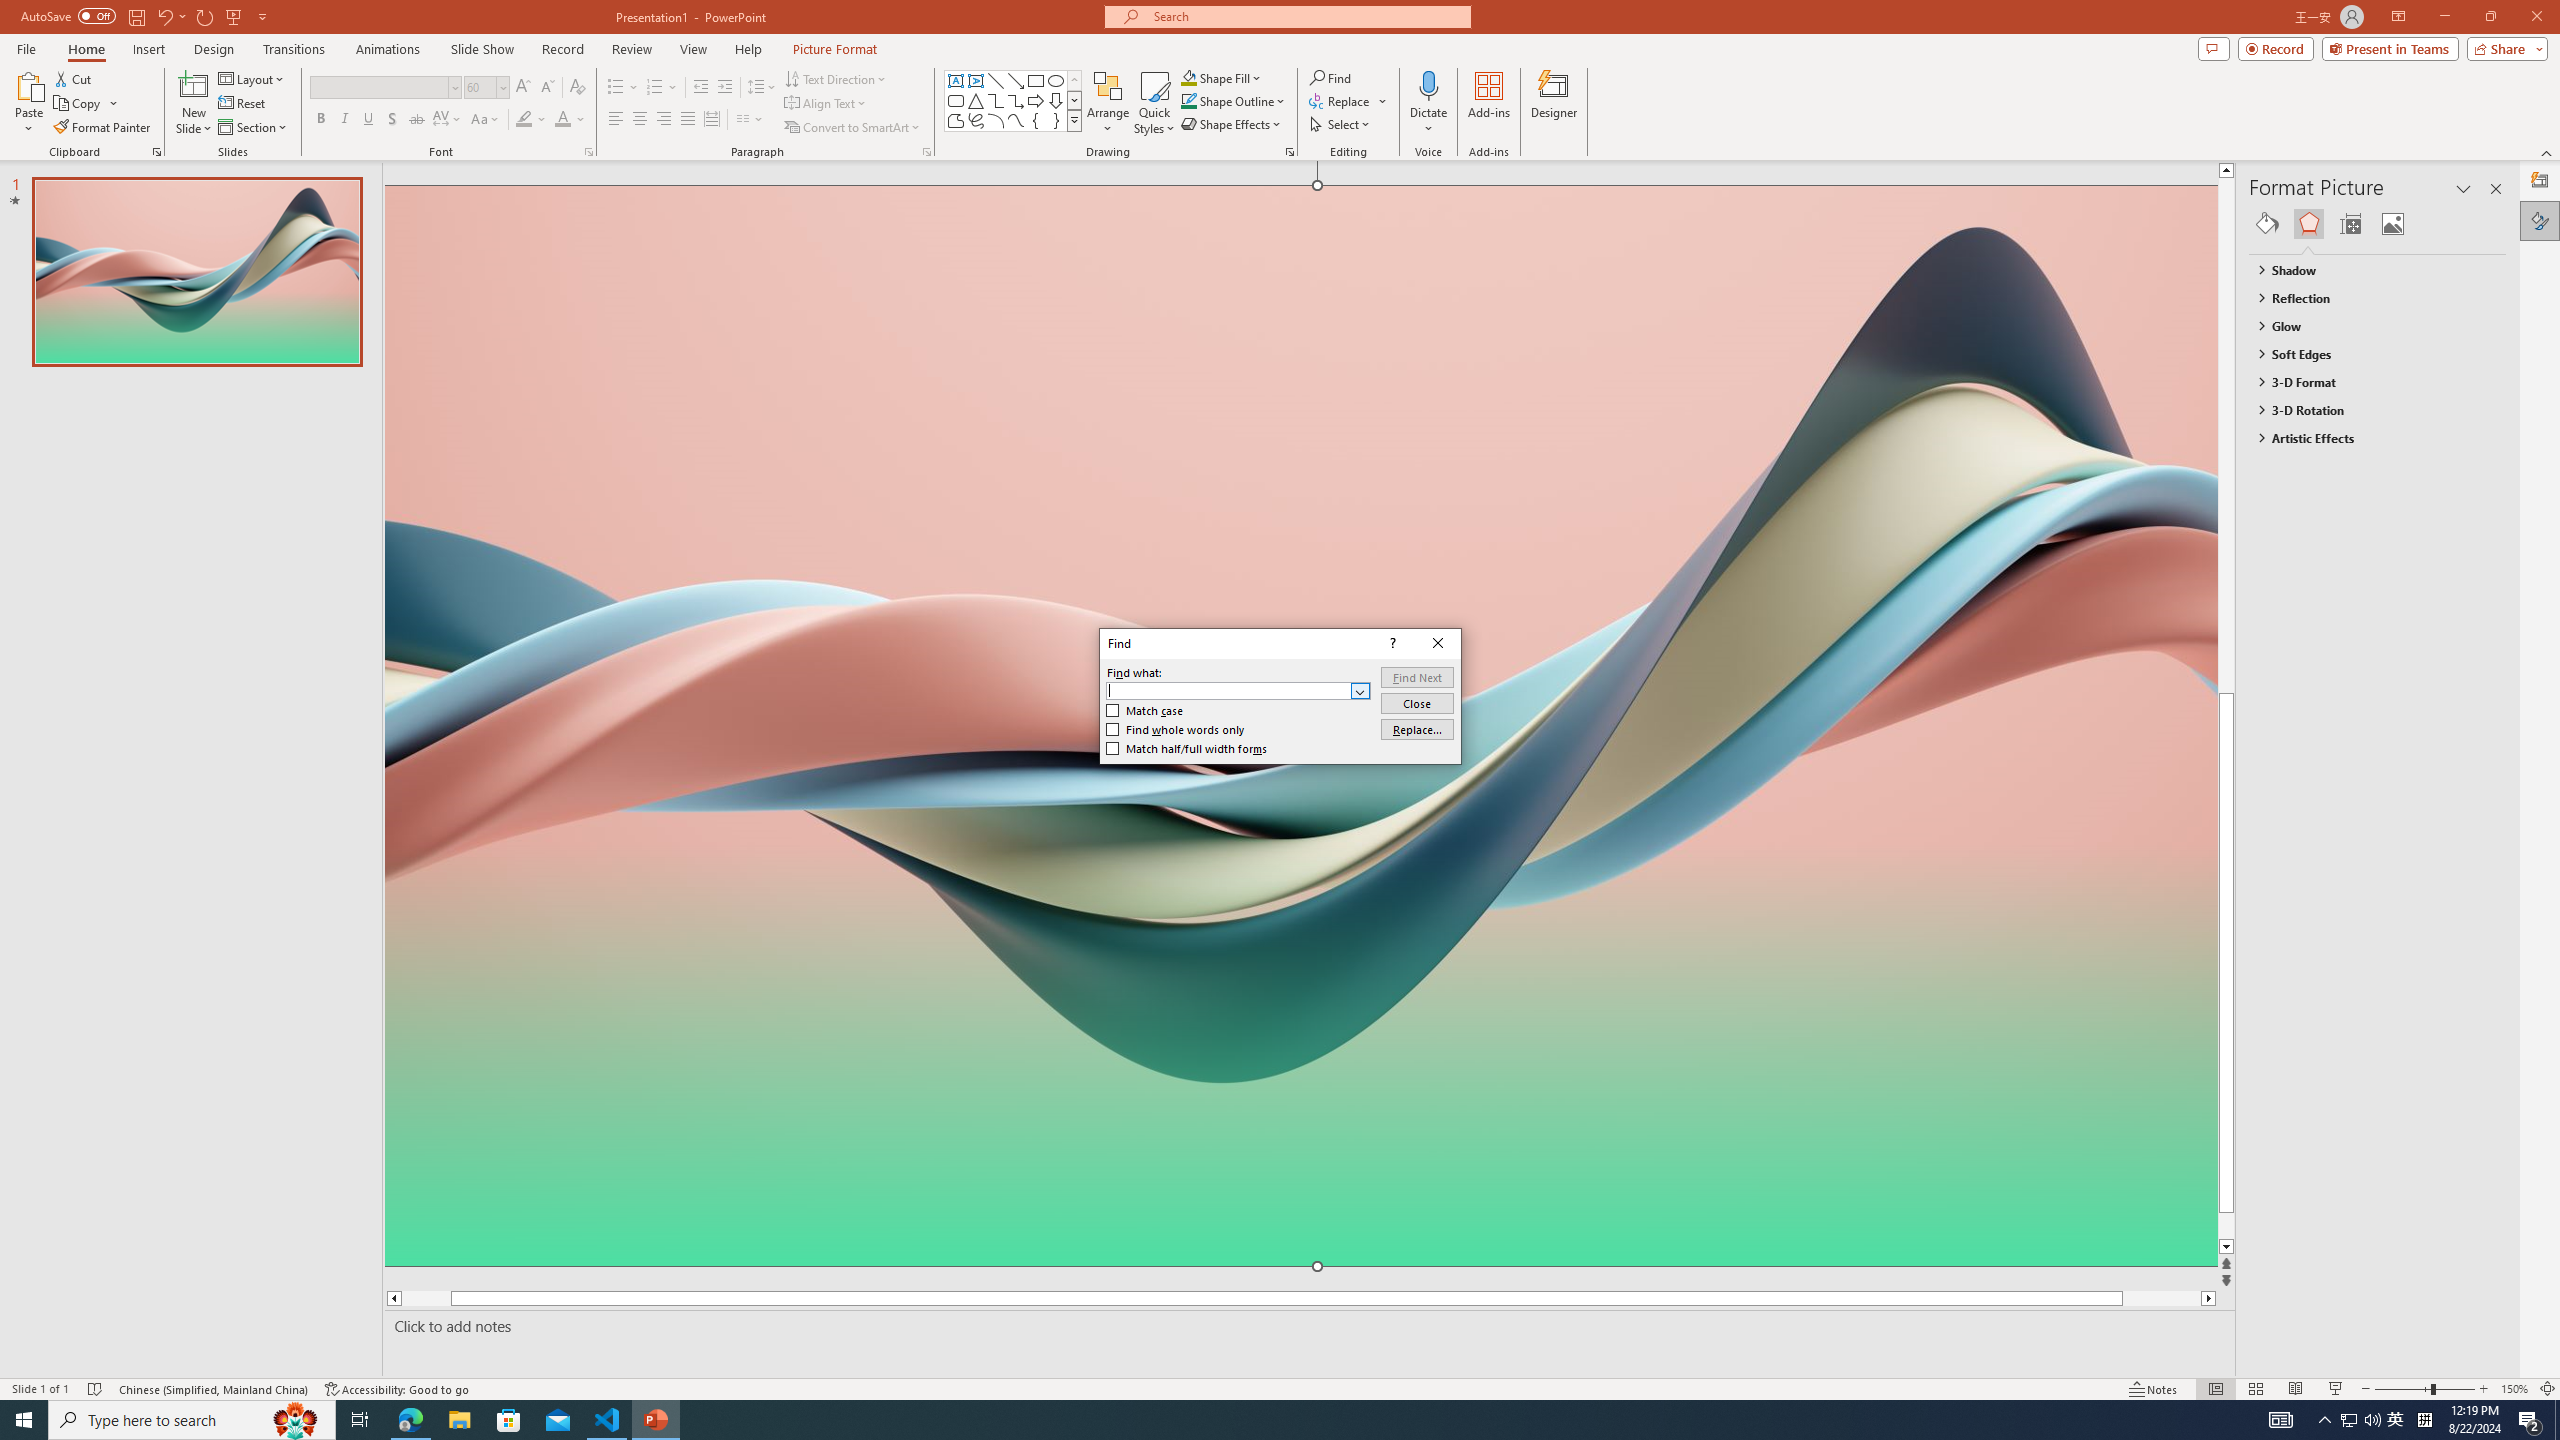 This screenshot has height=1440, width=2560. Describe the element at coordinates (2515, 1389) in the screenshot. I see `'Zoom 150%'` at that location.